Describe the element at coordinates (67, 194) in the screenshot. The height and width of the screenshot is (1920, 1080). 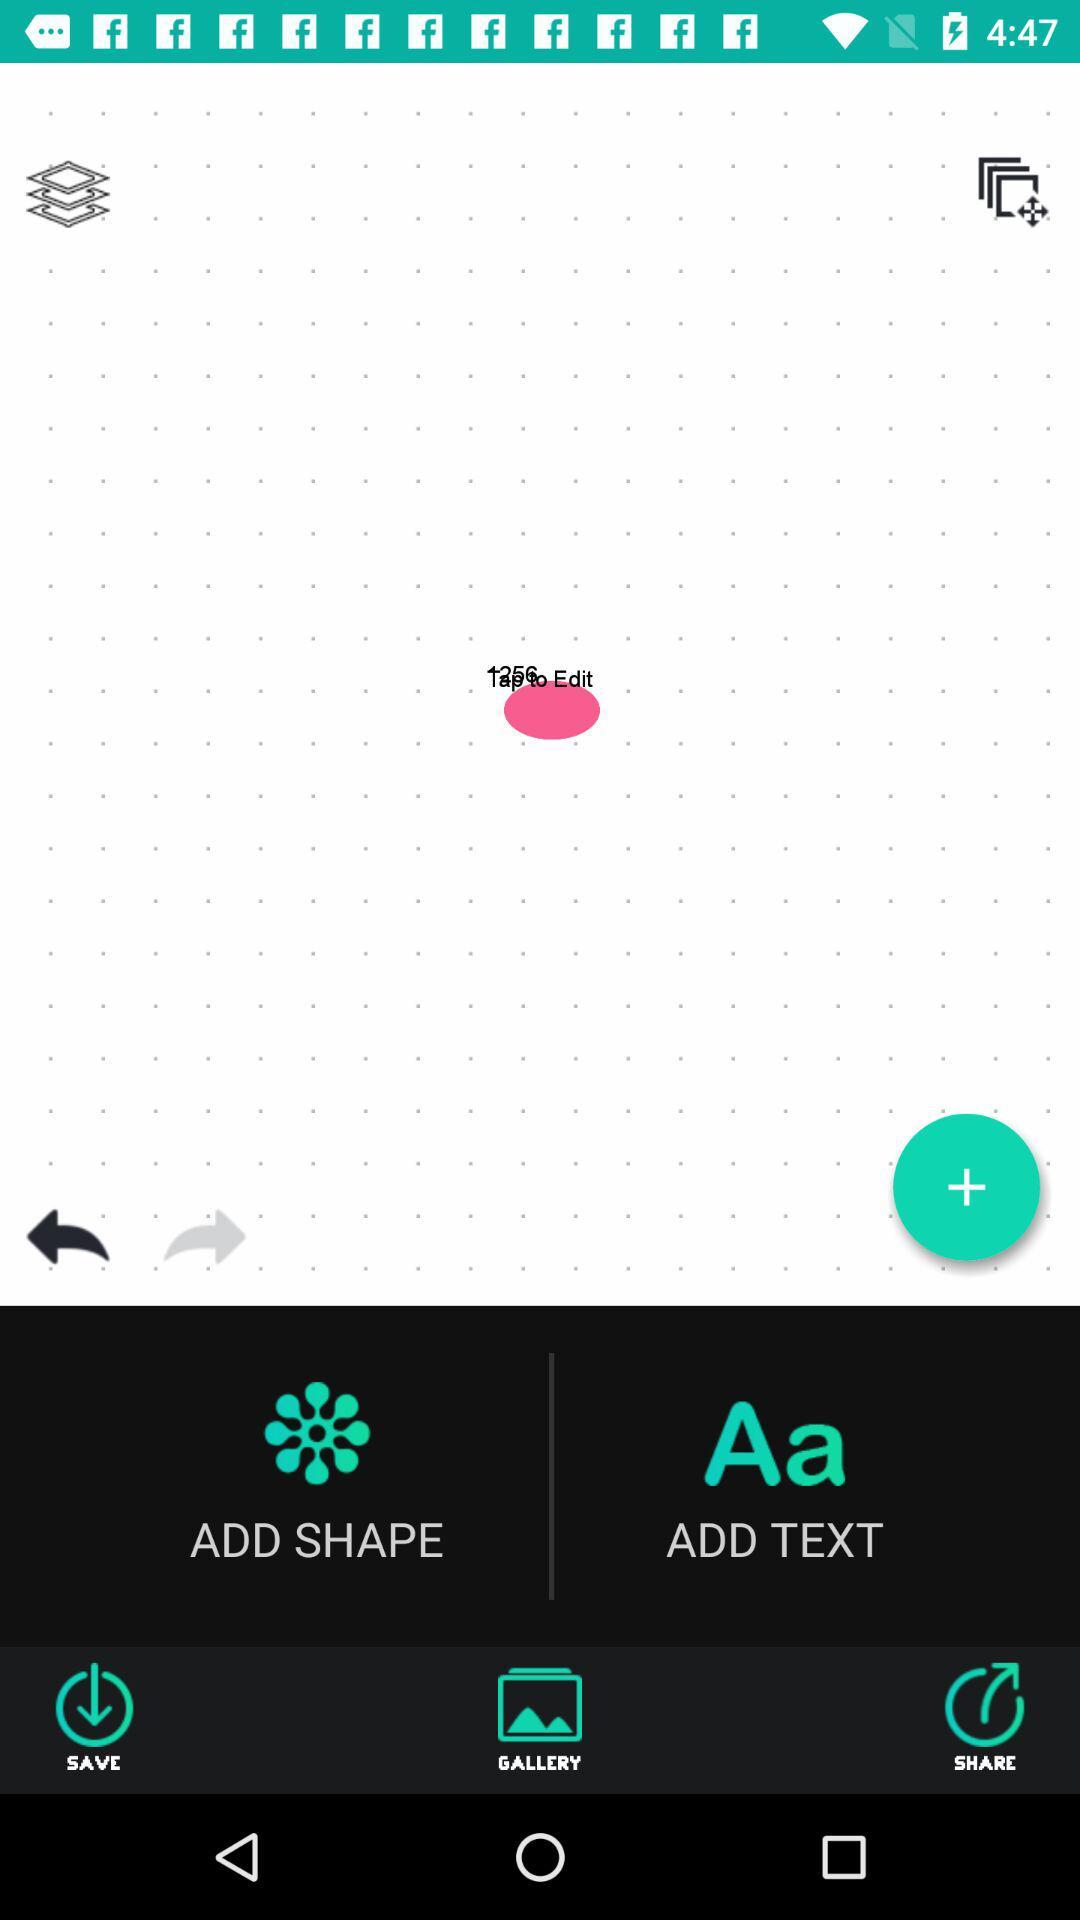
I see `show layers` at that location.